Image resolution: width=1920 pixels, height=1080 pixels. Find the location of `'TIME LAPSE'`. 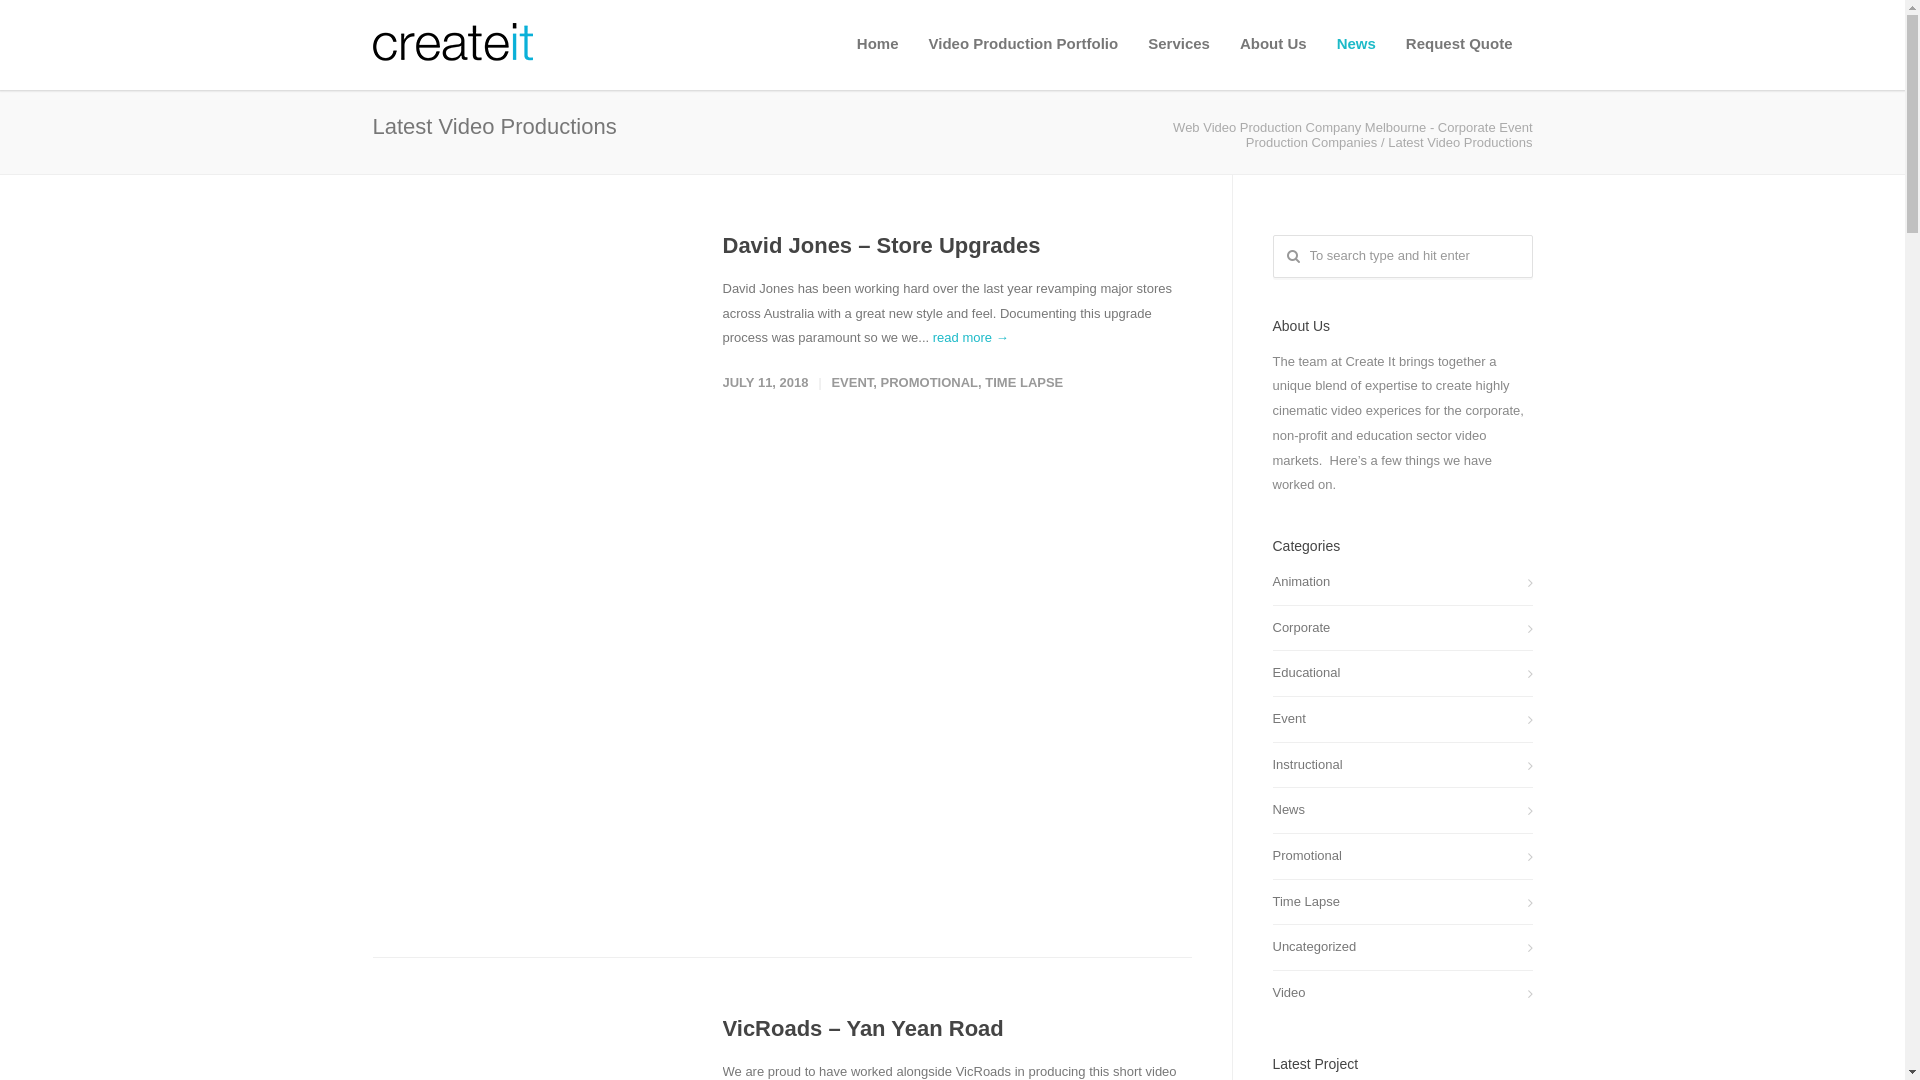

'TIME LAPSE' is located at coordinates (1023, 382).